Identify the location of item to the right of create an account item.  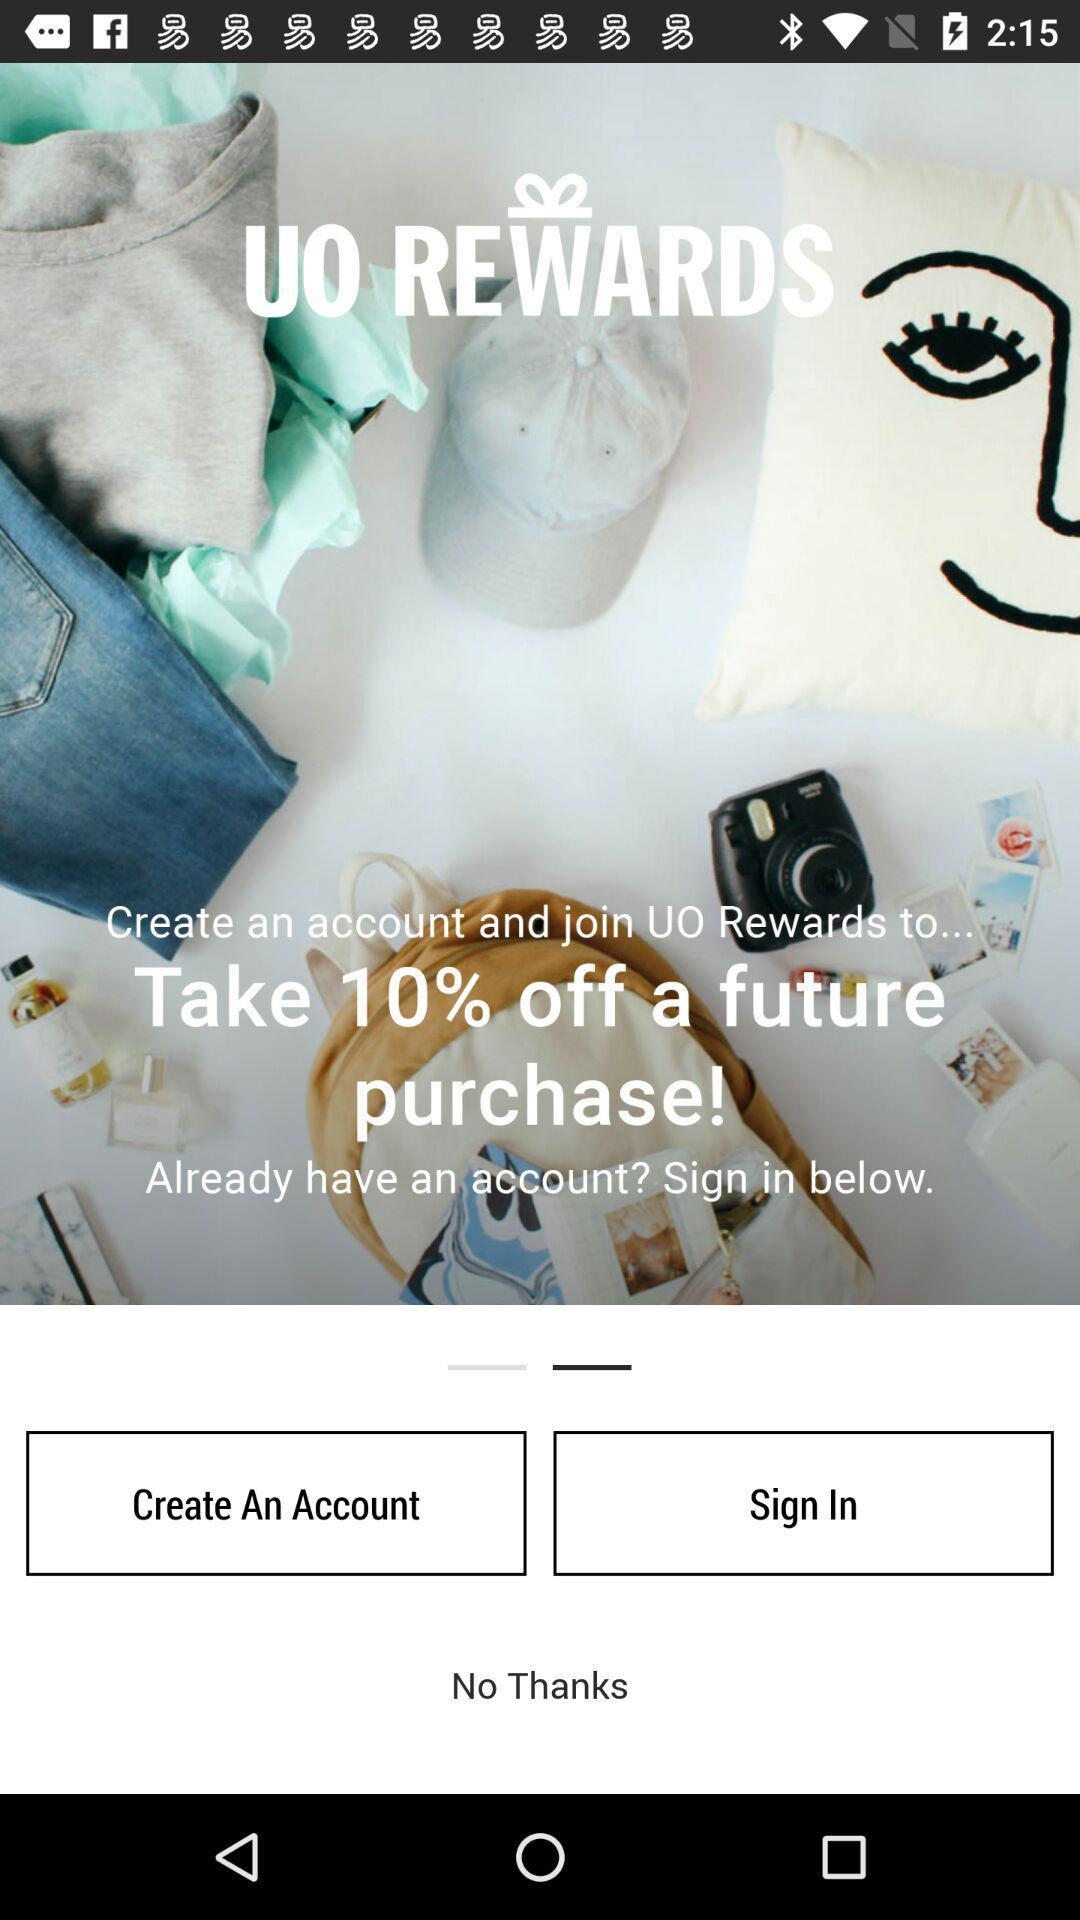
(802, 1503).